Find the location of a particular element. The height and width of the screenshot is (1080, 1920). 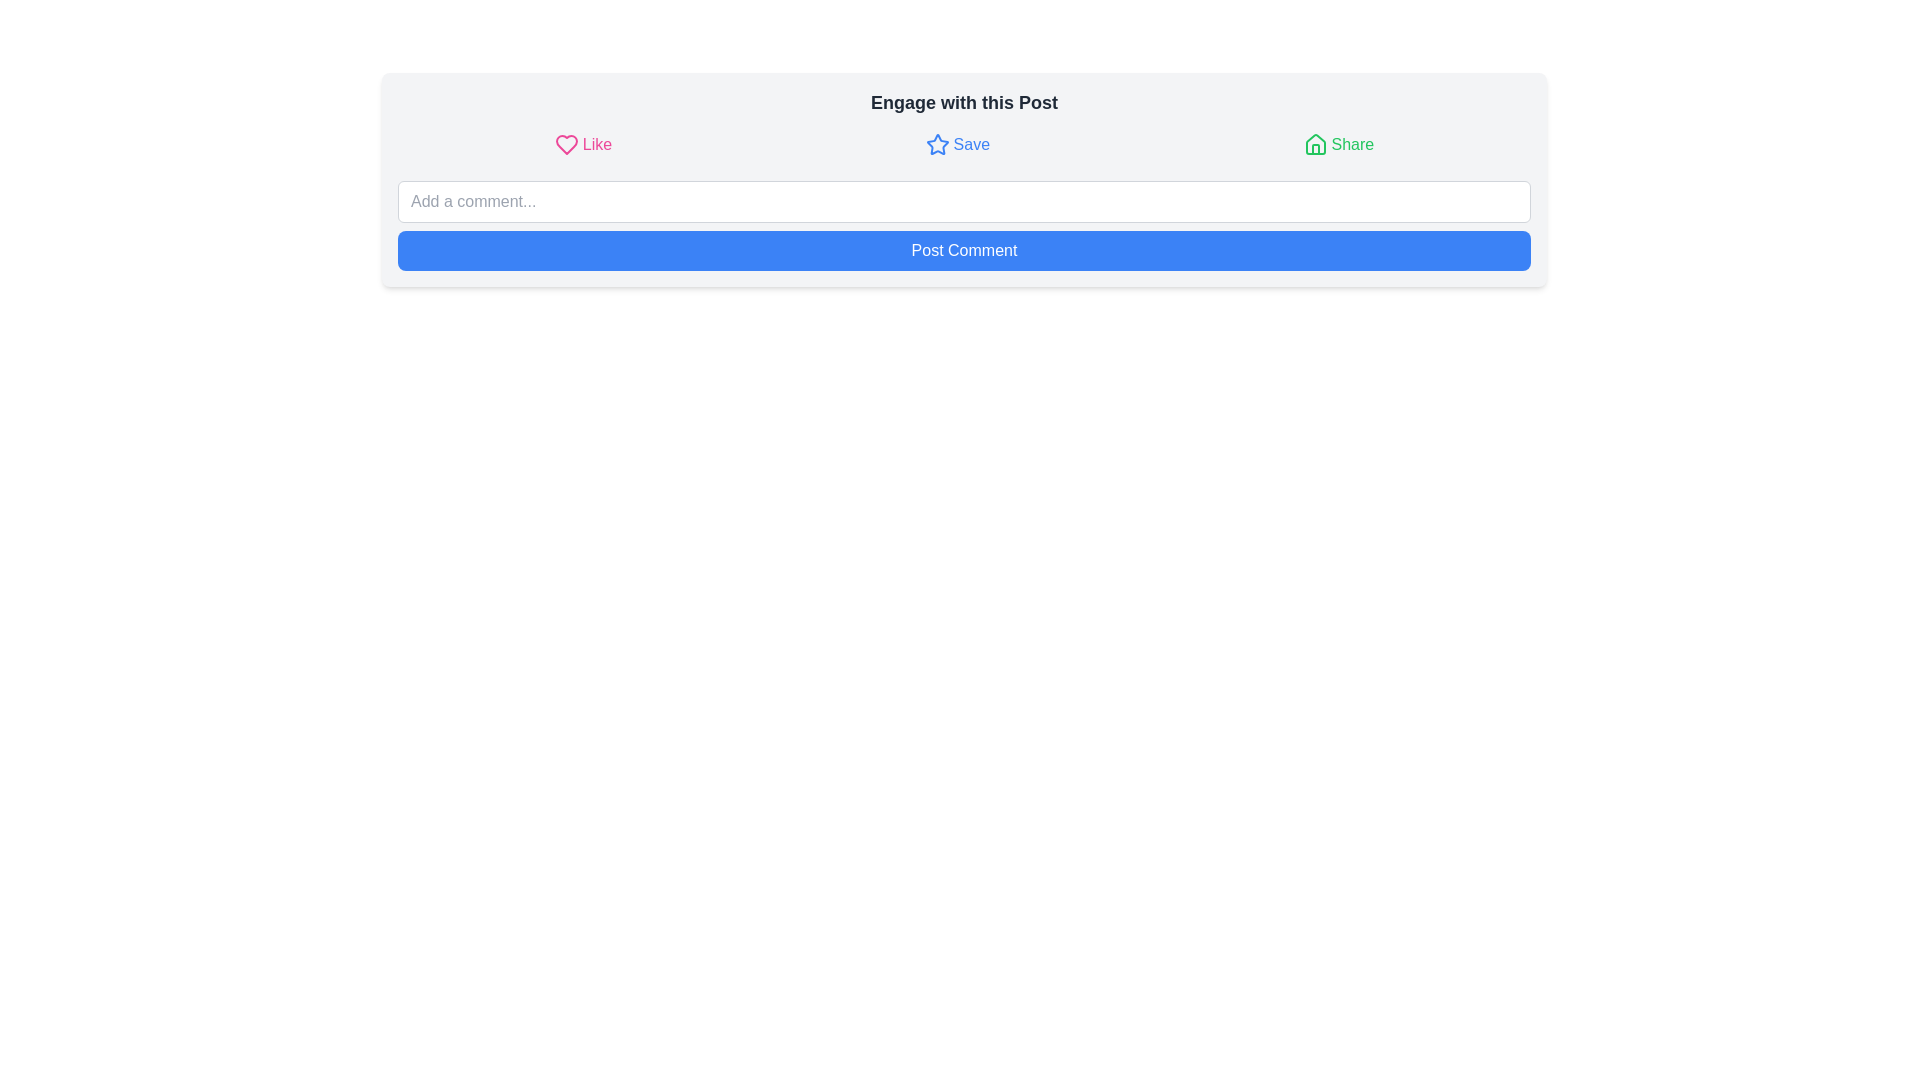

the 'Share' button, which features a light green house icon and green text that changes to darker green on hover, positioned as the third option in a horizontal arrangement of buttons is located at coordinates (1338, 144).